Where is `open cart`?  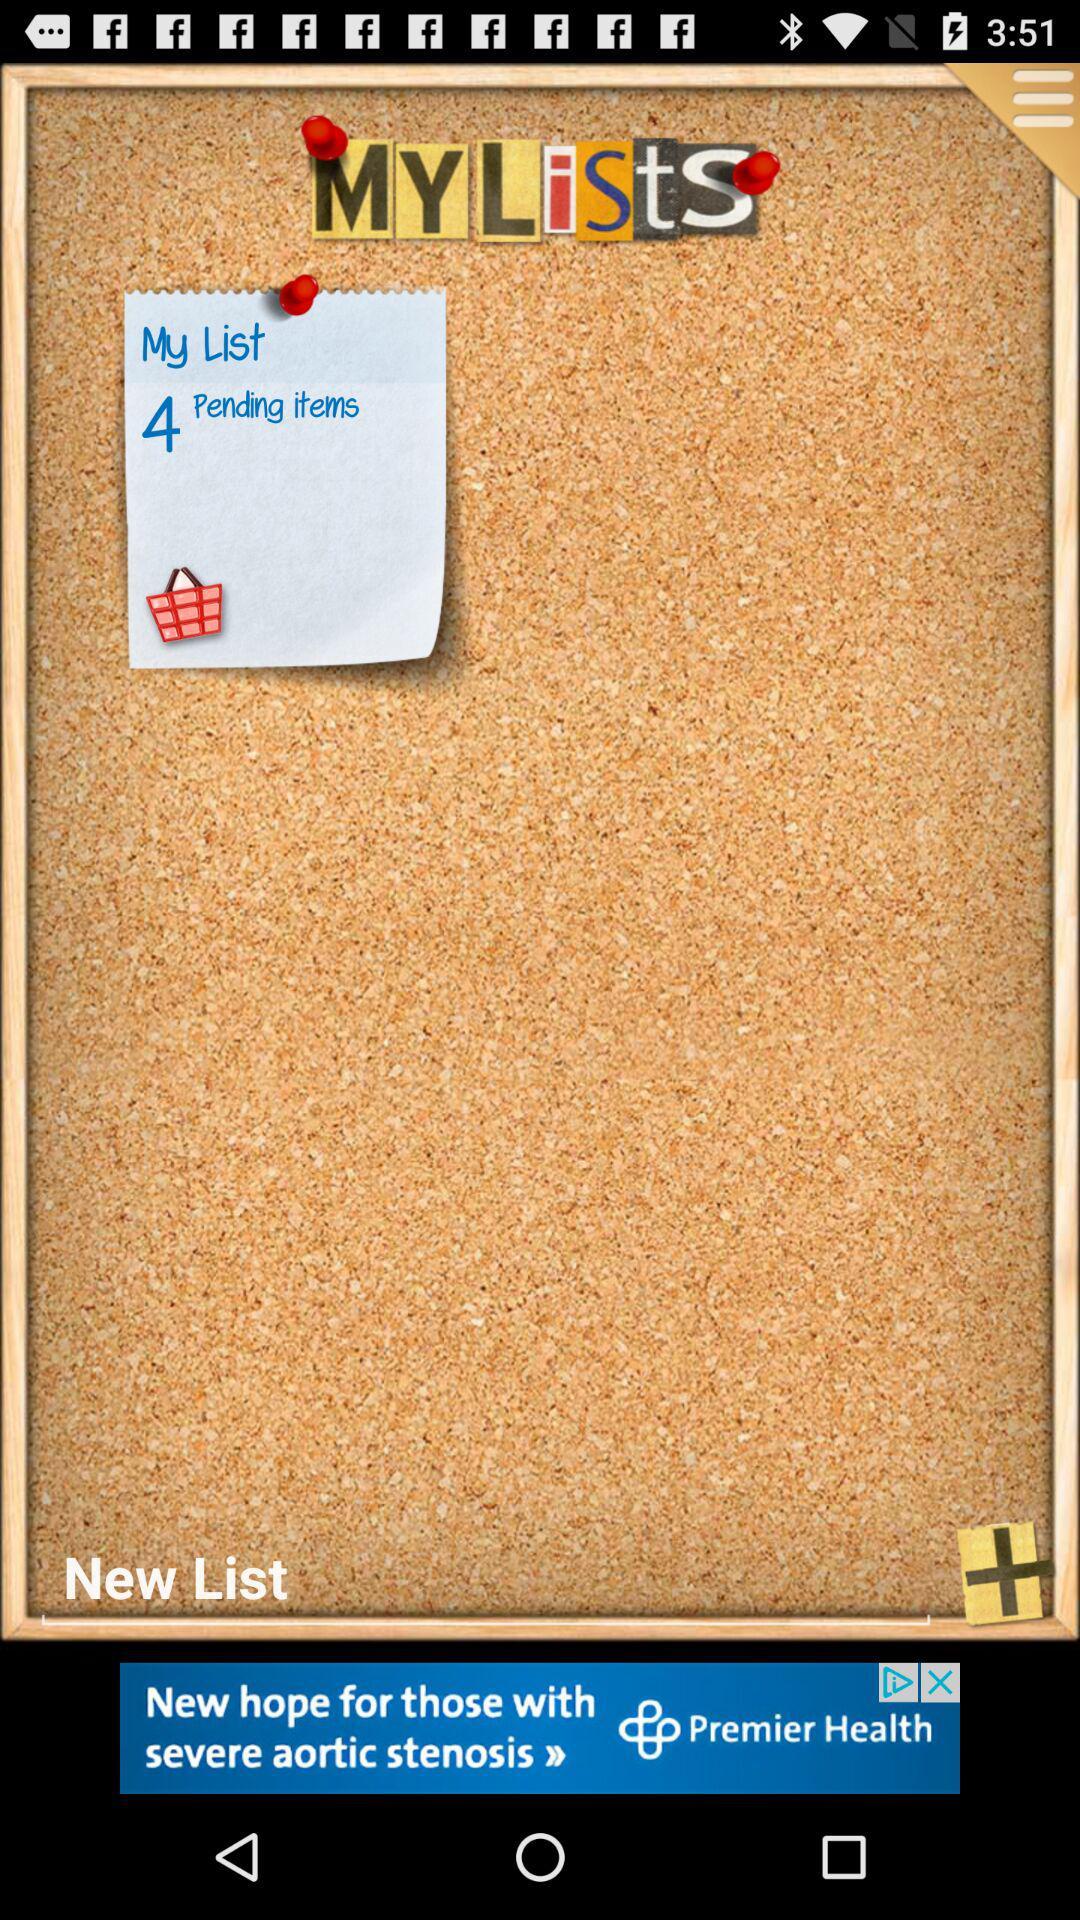
open cart is located at coordinates (186, 606).